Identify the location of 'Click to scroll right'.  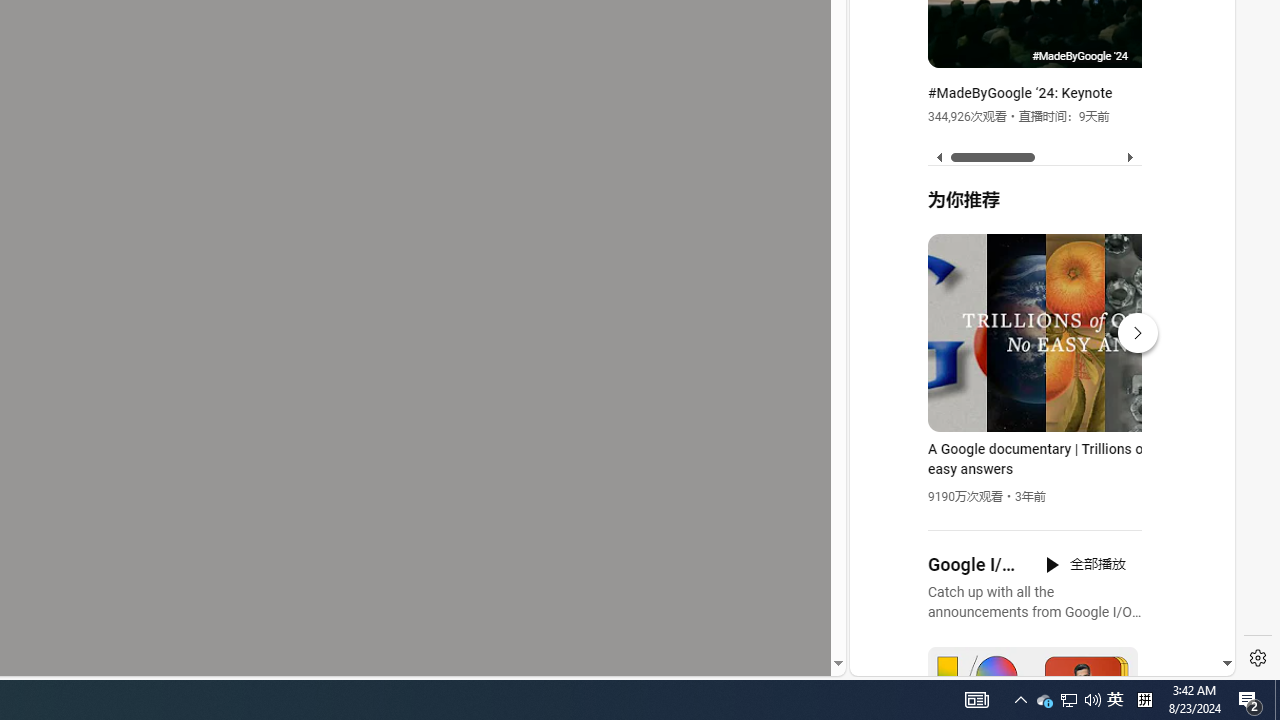
(1196, 82).